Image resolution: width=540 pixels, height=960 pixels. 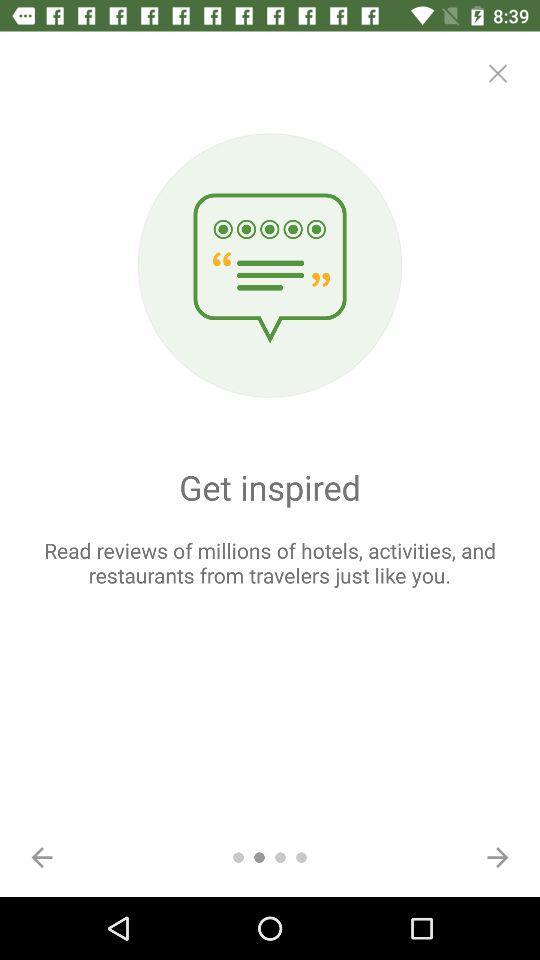 I want to click on the arrow_forward icon, so click(x=496, y=856).